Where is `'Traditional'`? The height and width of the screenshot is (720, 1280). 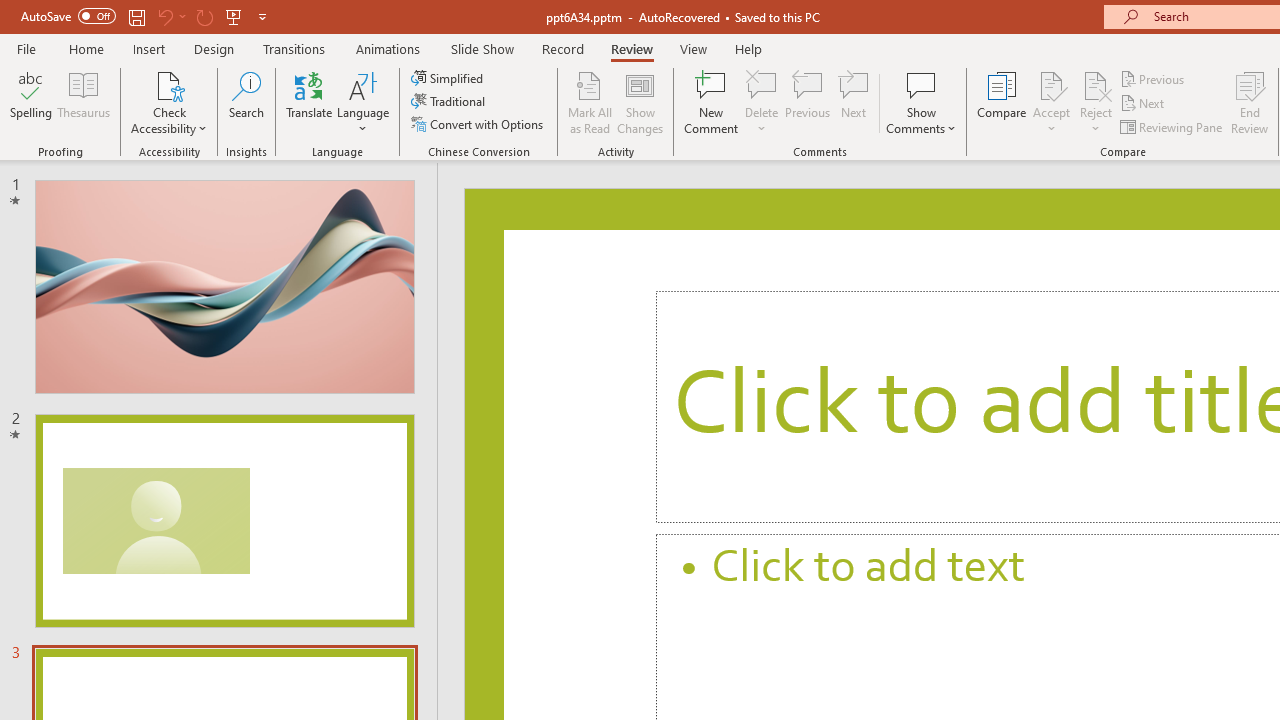
'Traditional' is located at coordinates (448, 101).